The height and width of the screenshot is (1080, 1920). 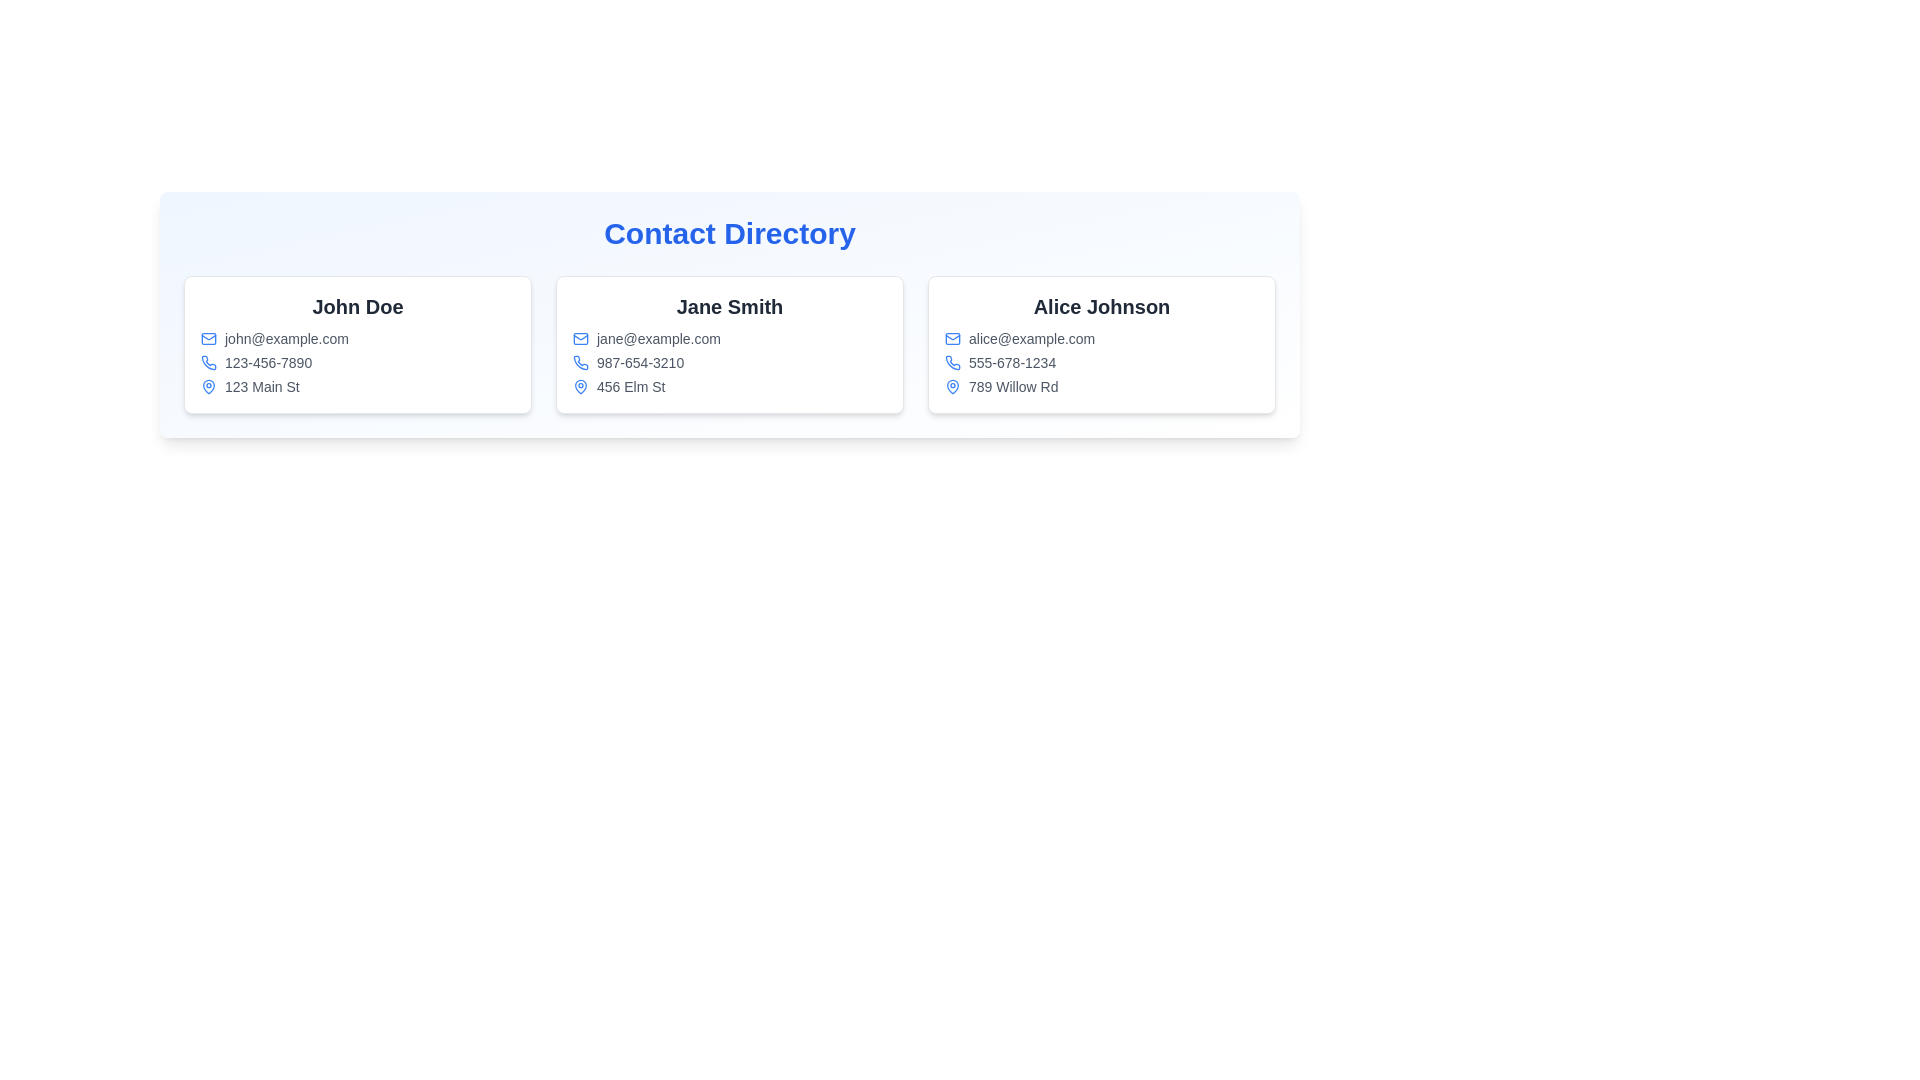 What do you see at coordinates (579, 362) in the screenshot?
I see `the phone handset icon with a blue outline located to the left of the phone number in the contact details for 'Jane Smith' within the middle contact card` at bounding box center [579, 362].